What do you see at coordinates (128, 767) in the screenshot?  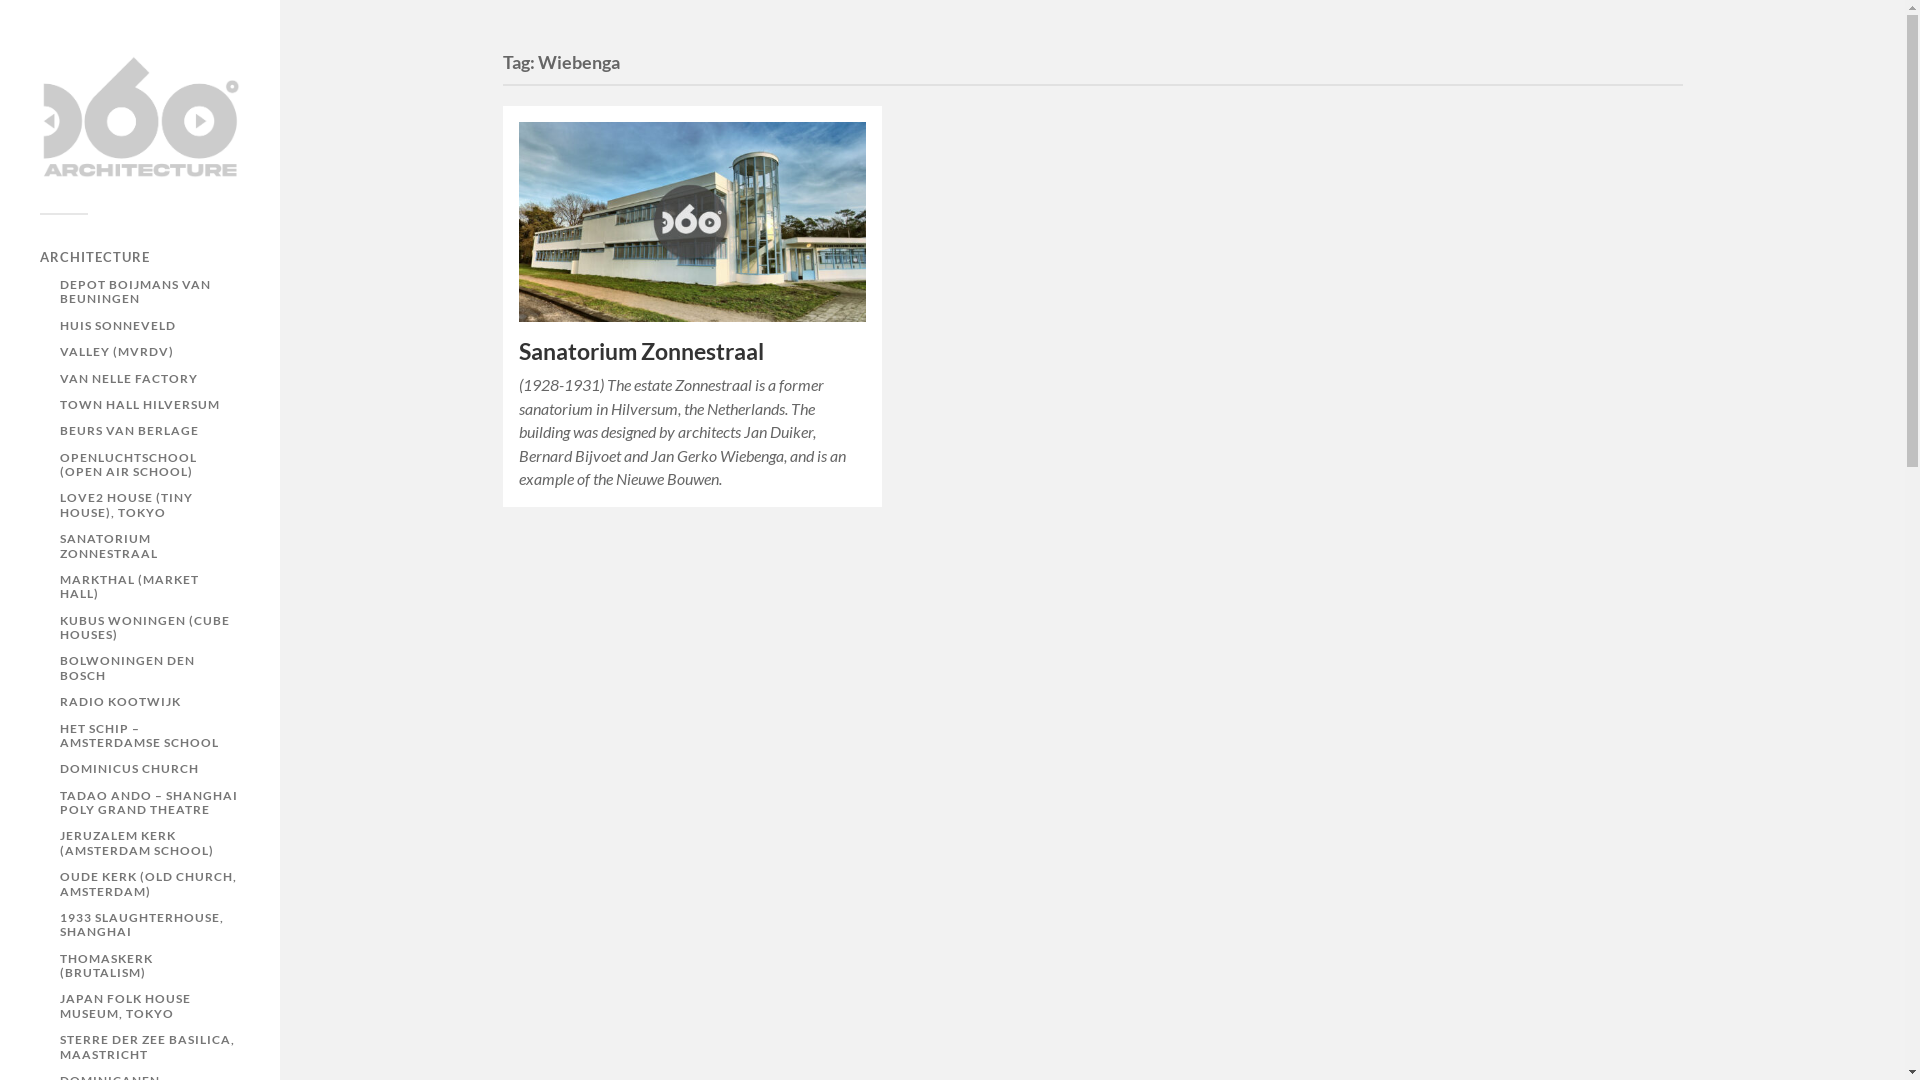 I see `'DOMINICUS CHURCH'` at bounding box center [128, 767].